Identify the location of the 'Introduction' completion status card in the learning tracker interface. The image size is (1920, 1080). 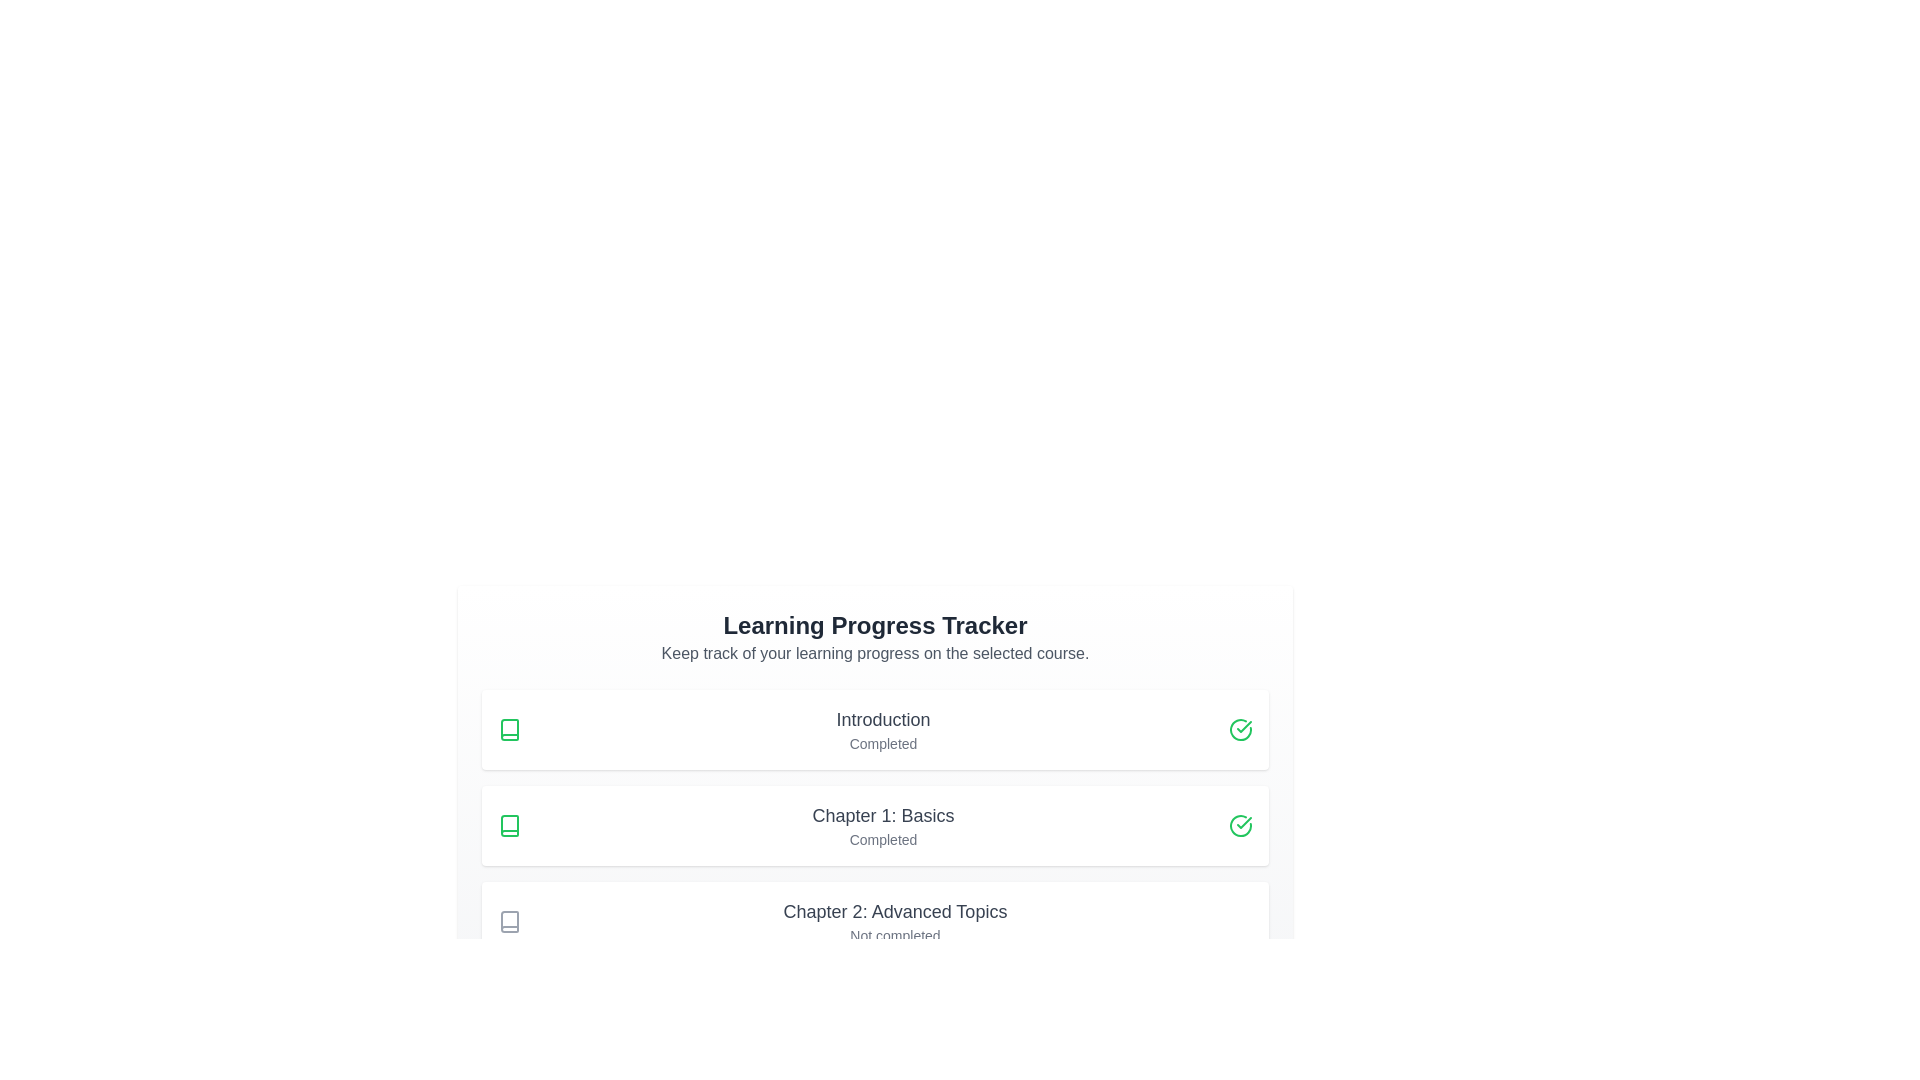
(875, 729).